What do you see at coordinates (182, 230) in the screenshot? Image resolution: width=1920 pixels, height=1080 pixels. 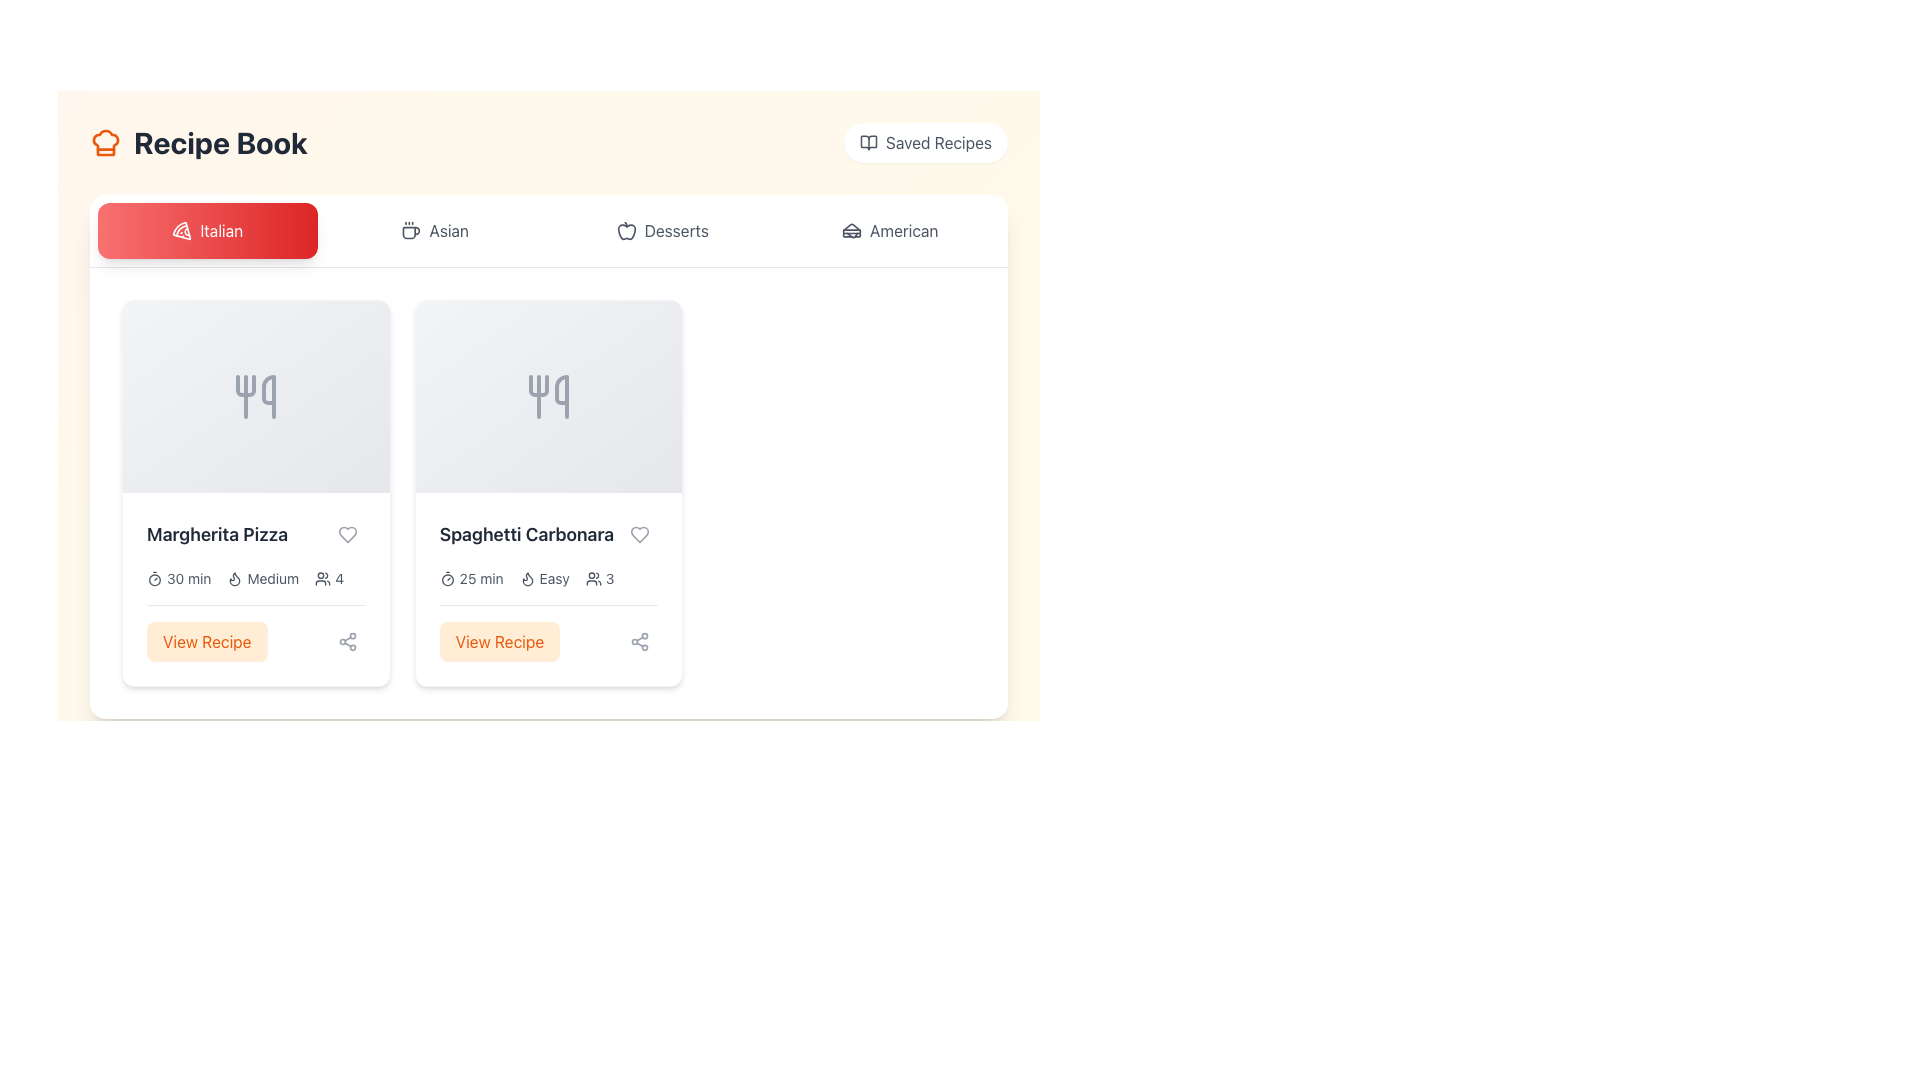 I see `the pizza slice icon within the 'Italian' button in the navigation menu` at bounding box center [182, 230].